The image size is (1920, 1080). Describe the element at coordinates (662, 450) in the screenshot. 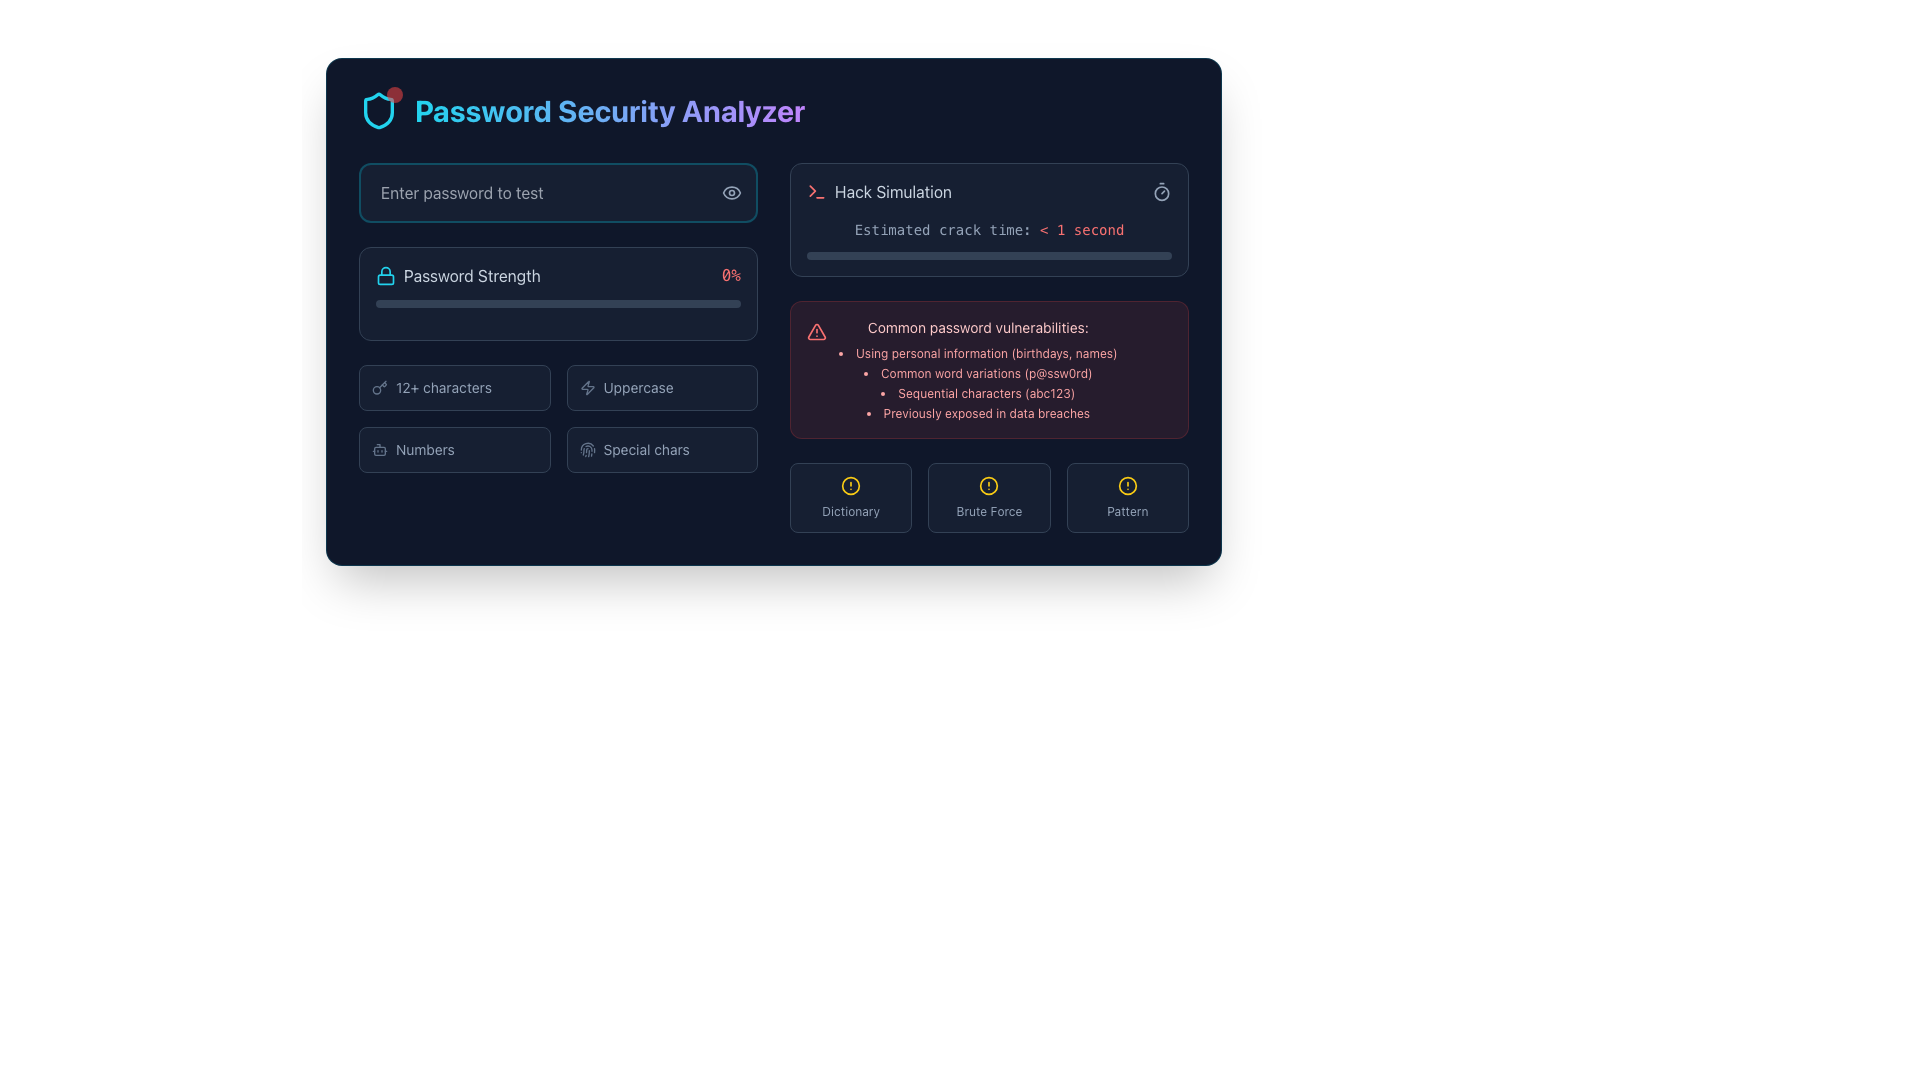

I see `the fourth checklist item in the password characteristics indicators group in the lower-left section of the interface, which indicates the special character criterion for passwords` at that location.